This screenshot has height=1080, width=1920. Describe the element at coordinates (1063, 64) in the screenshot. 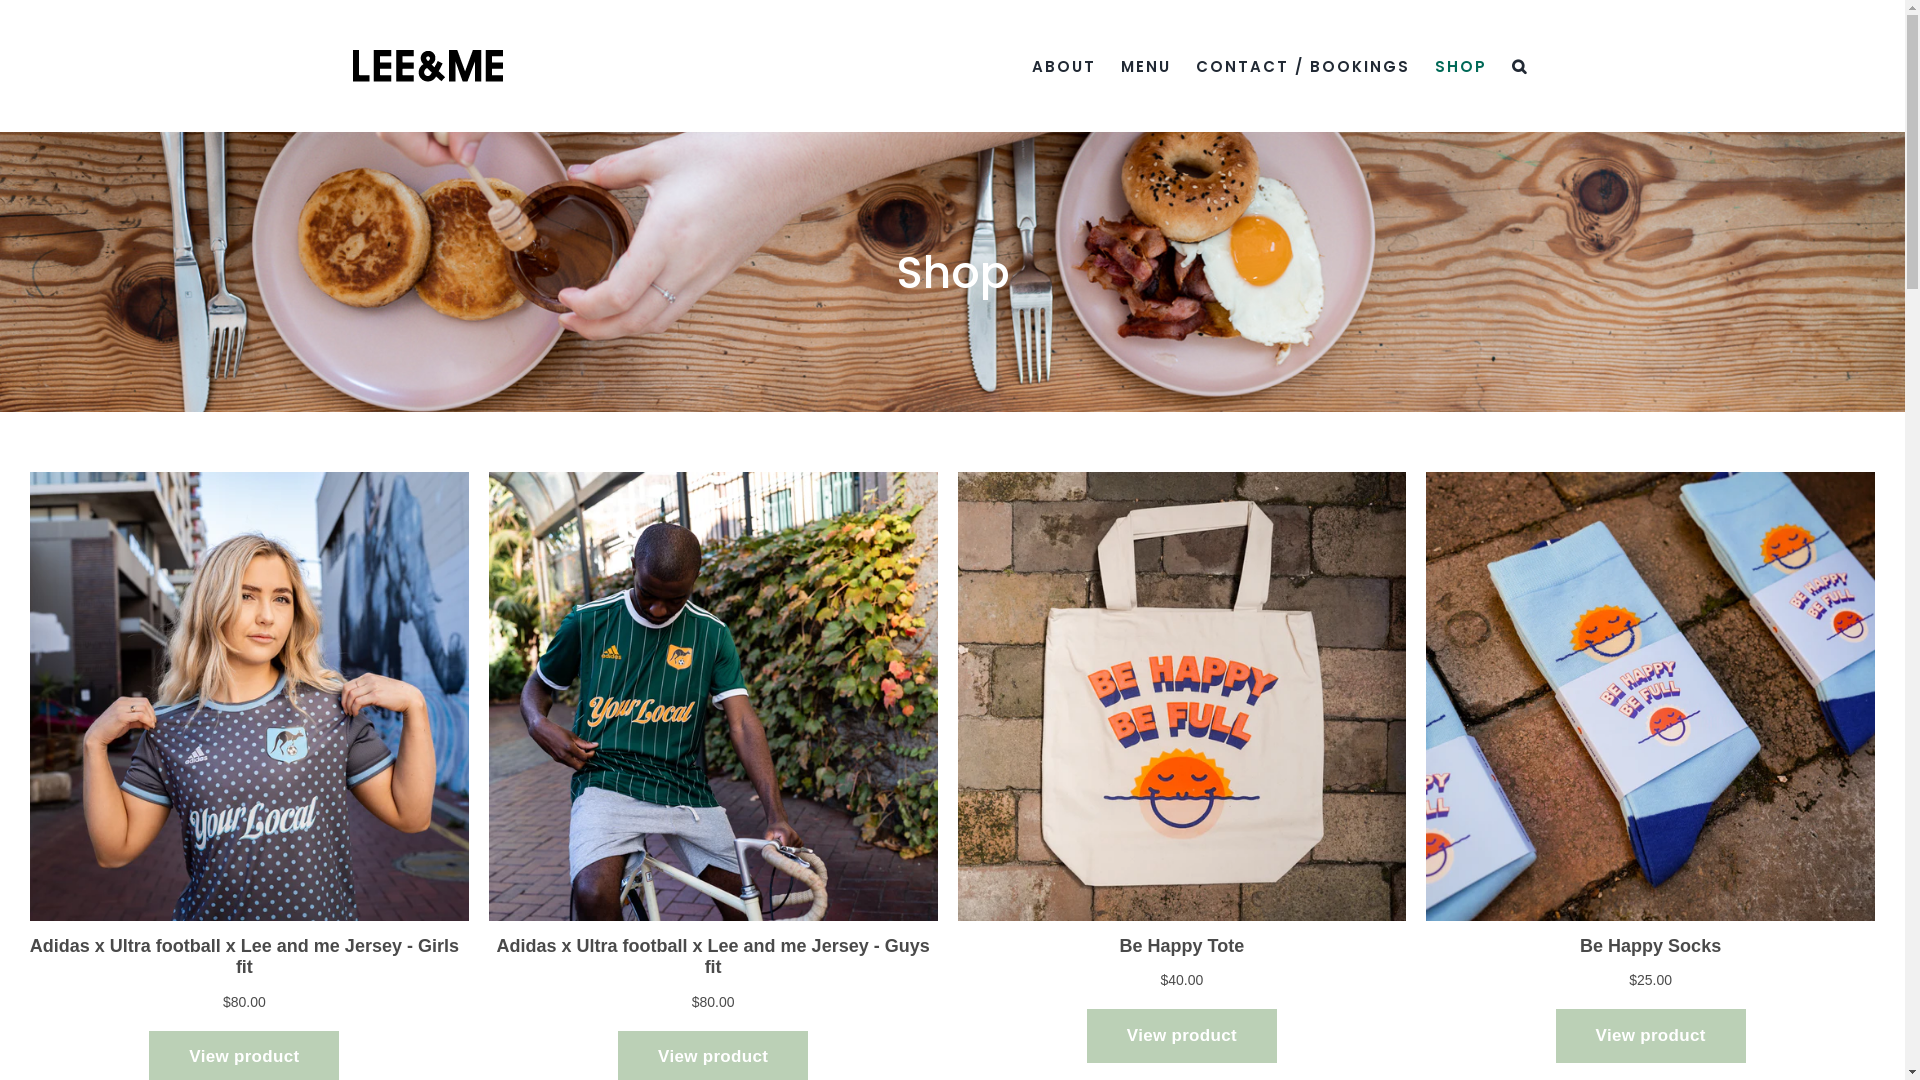

I see `'ABOUT'` at that location.